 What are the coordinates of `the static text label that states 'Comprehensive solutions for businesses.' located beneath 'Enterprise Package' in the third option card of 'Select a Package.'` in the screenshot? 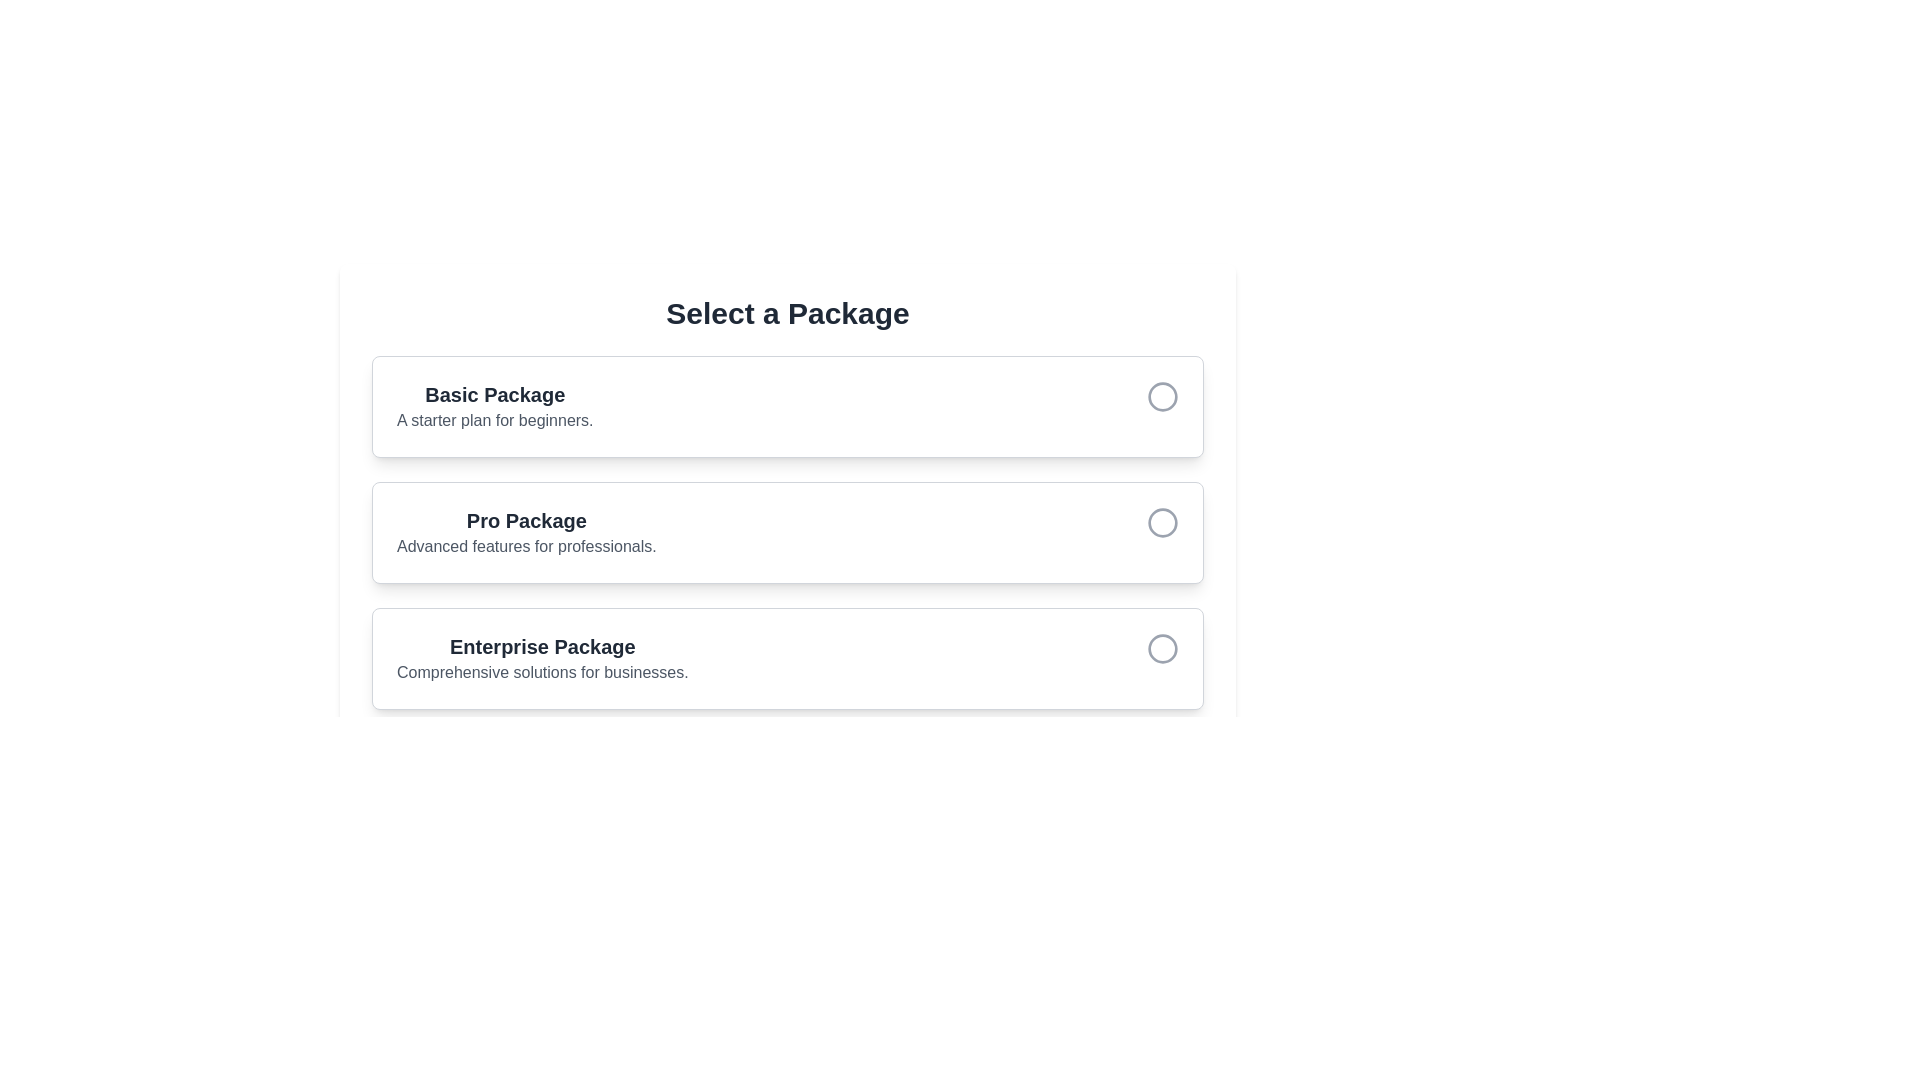 It's located at (542, 672).